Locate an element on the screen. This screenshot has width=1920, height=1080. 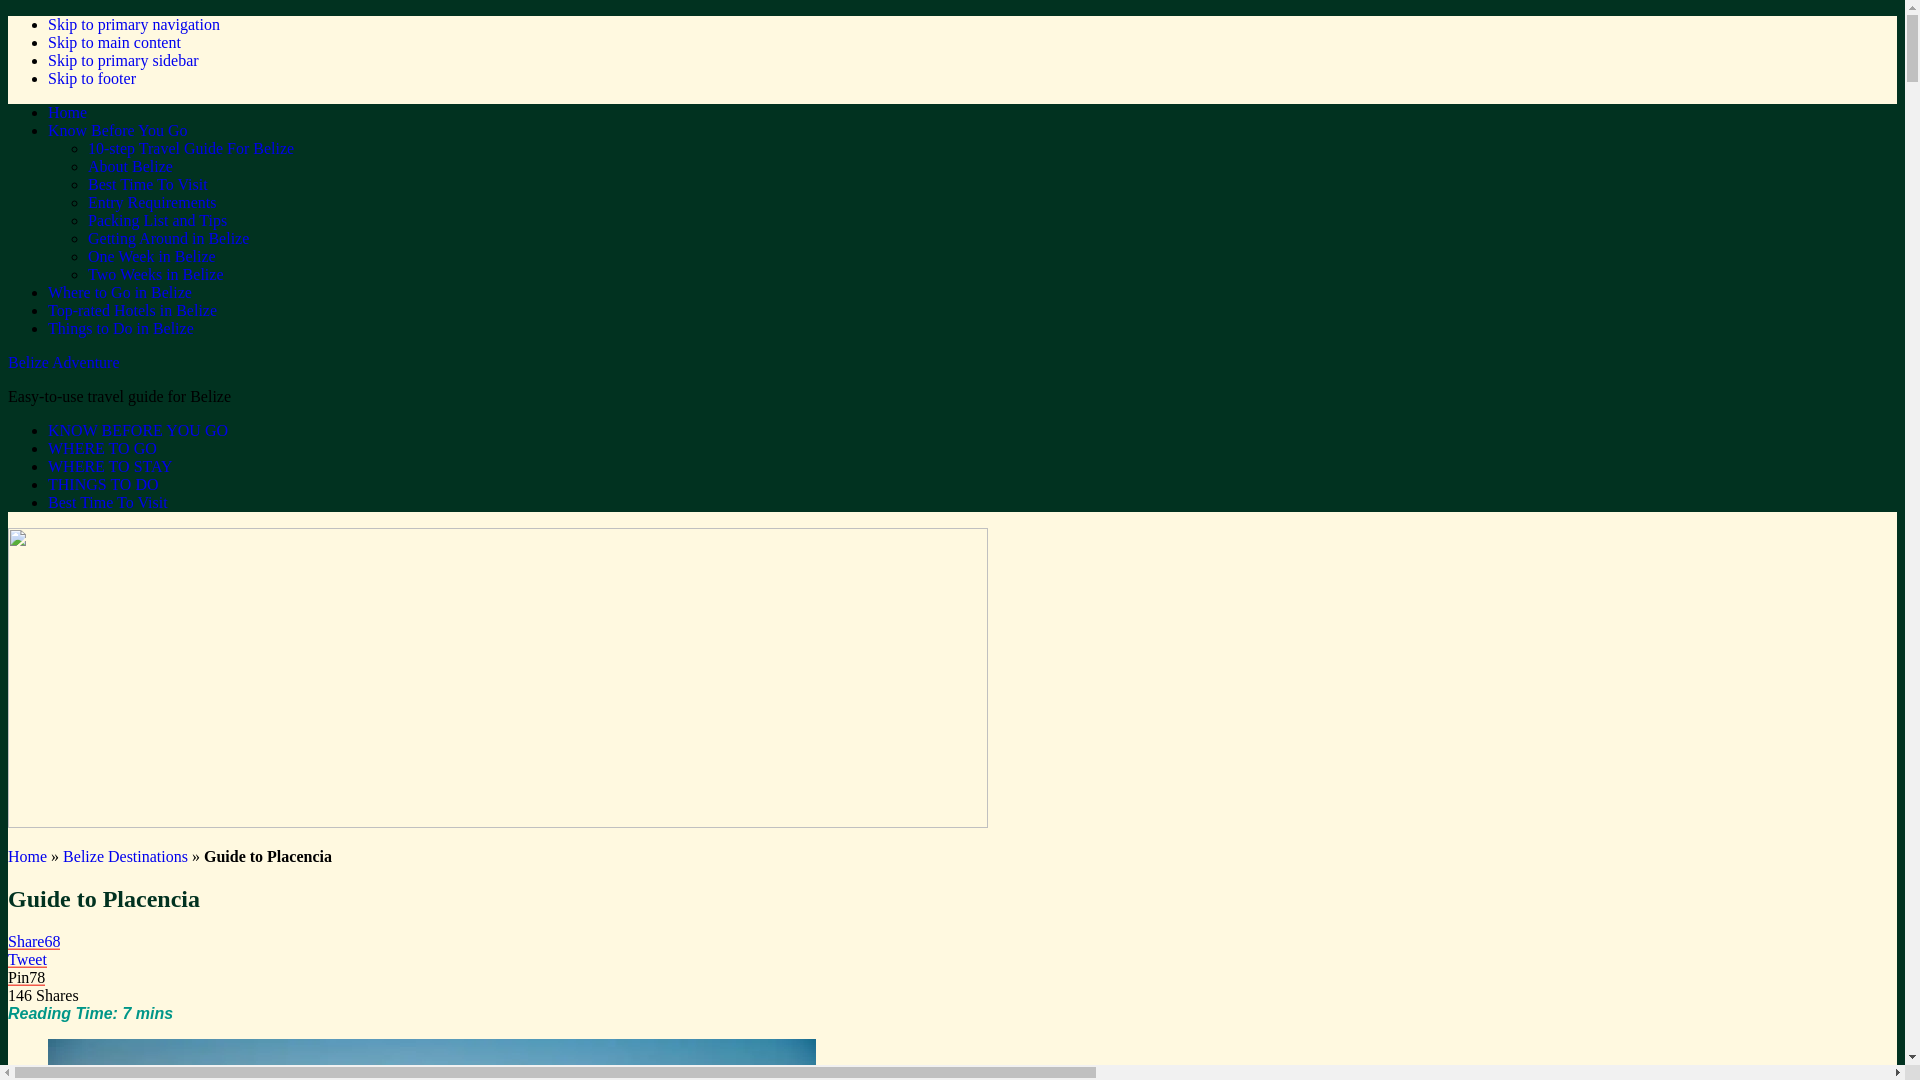
'KNOW BEFORE YOU GO' is located at coordinates (137, 429).